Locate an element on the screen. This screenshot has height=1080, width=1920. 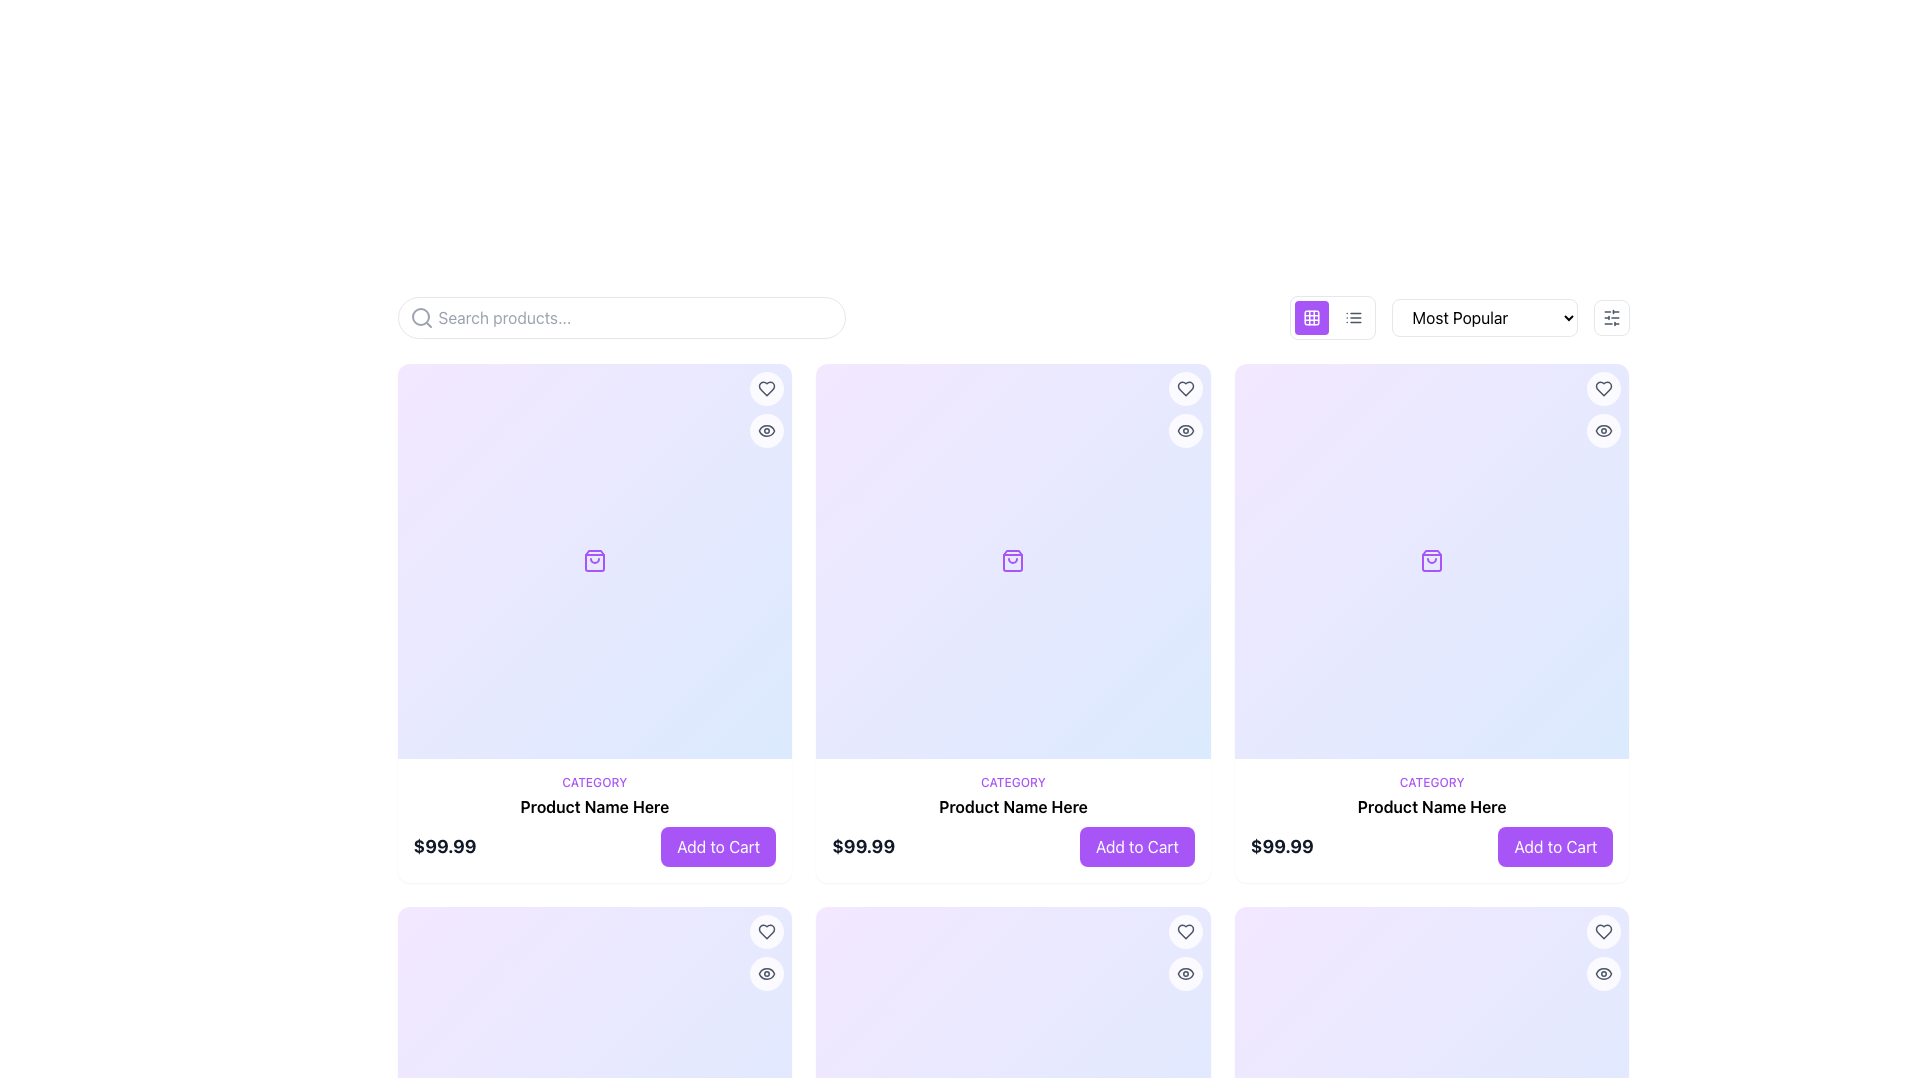
the middle element of the 3x3 grid icon, which represents the grid layout option is located at coordinates (1311, 316).